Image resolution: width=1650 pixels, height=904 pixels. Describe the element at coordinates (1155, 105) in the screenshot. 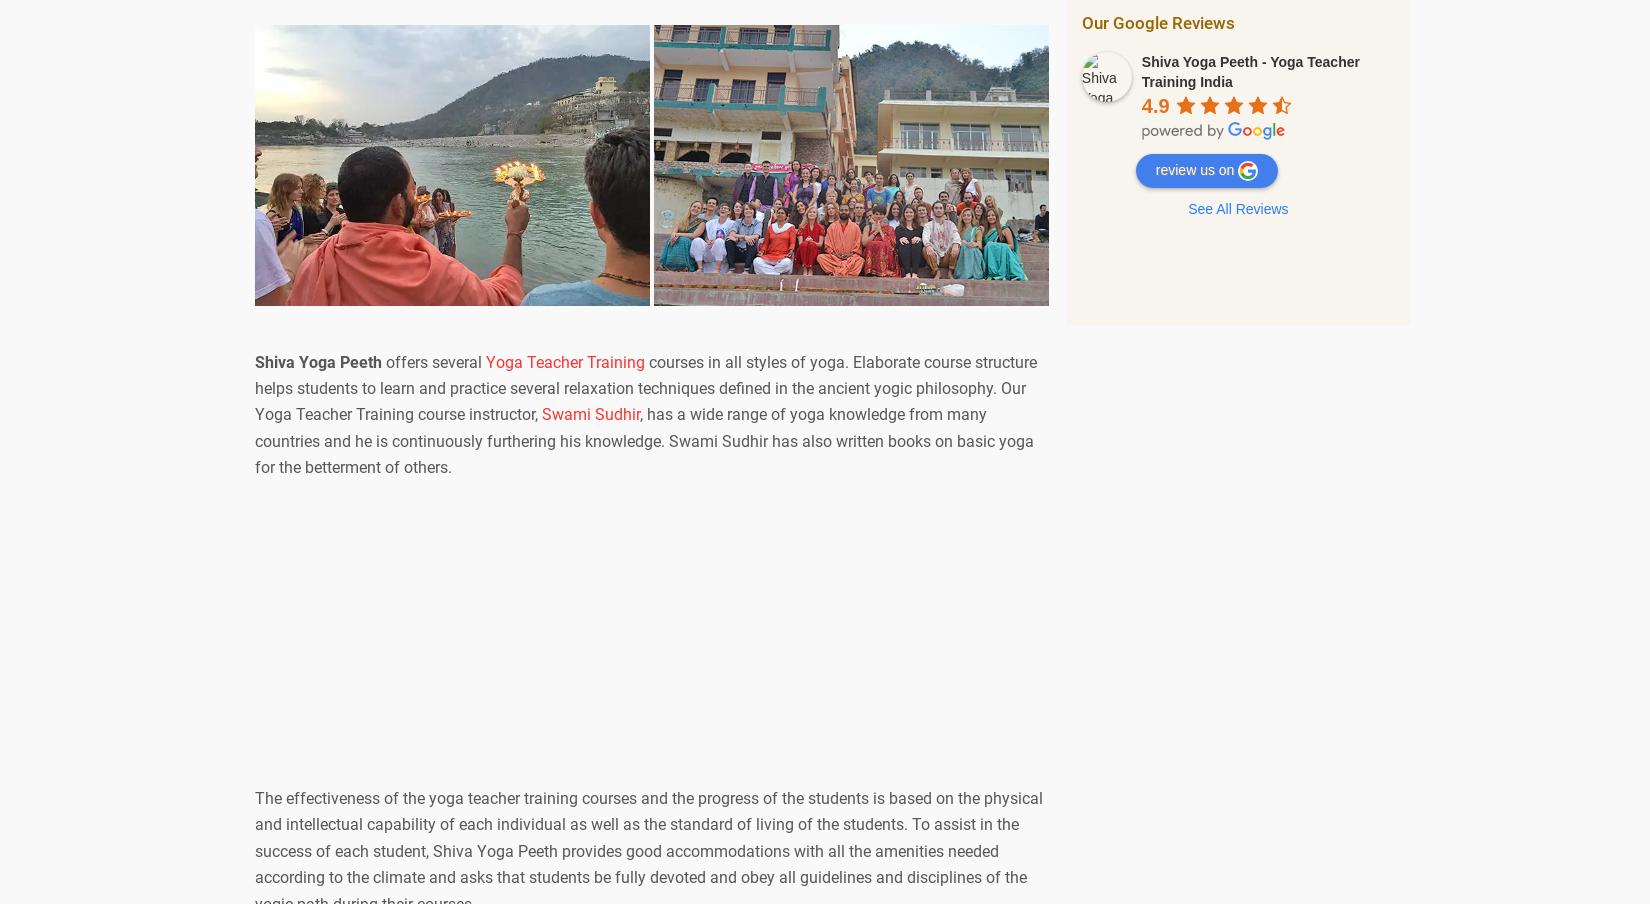

I see `'4.9'` at that location.